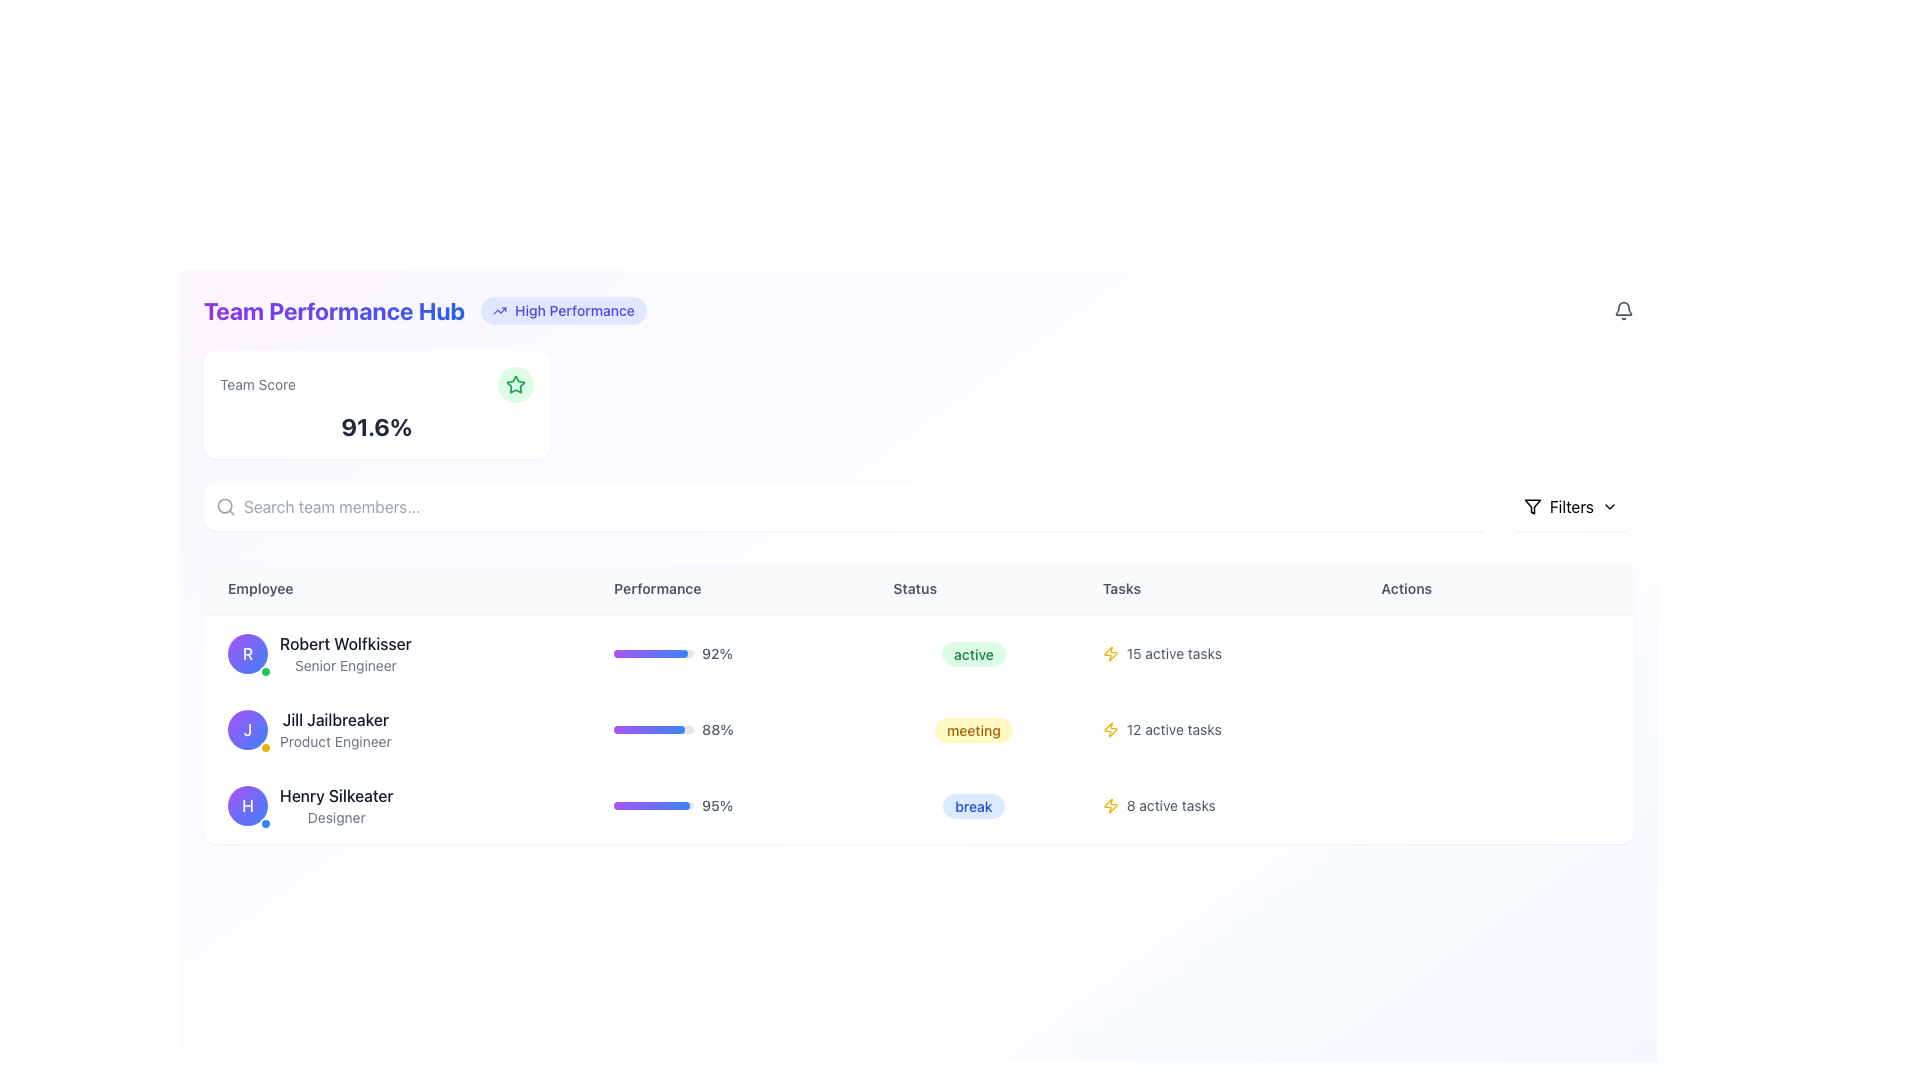 This screenshot has height=1080, width=1920. Describe the element at coordinates (1440, 654) in the screenshot. I see `the button associated with 'Henry Silkeater' in the 'Actions' column` at that location.